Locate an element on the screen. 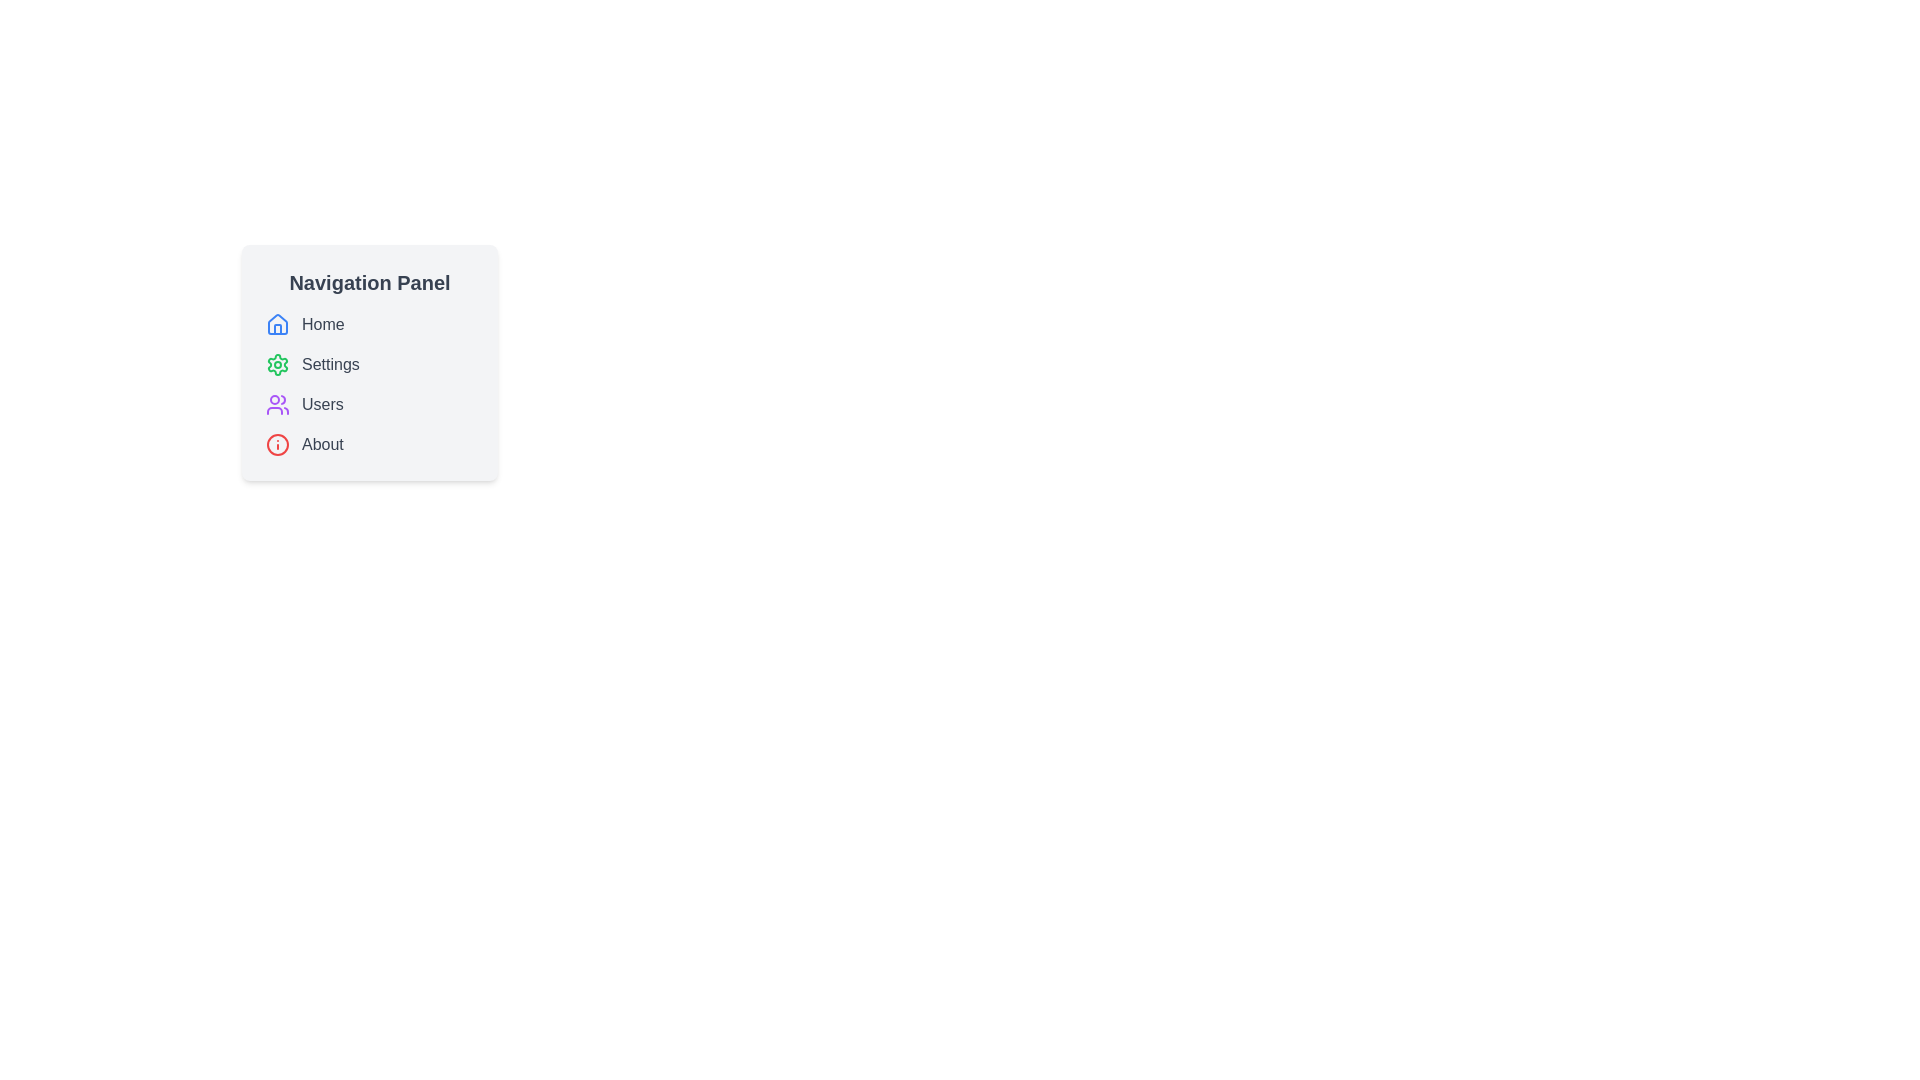 This screenshot has width=1920, height=1080. the informational icon associated with the 'About' label located at the bottom of the navigation list is located at coordinates (277, 443).